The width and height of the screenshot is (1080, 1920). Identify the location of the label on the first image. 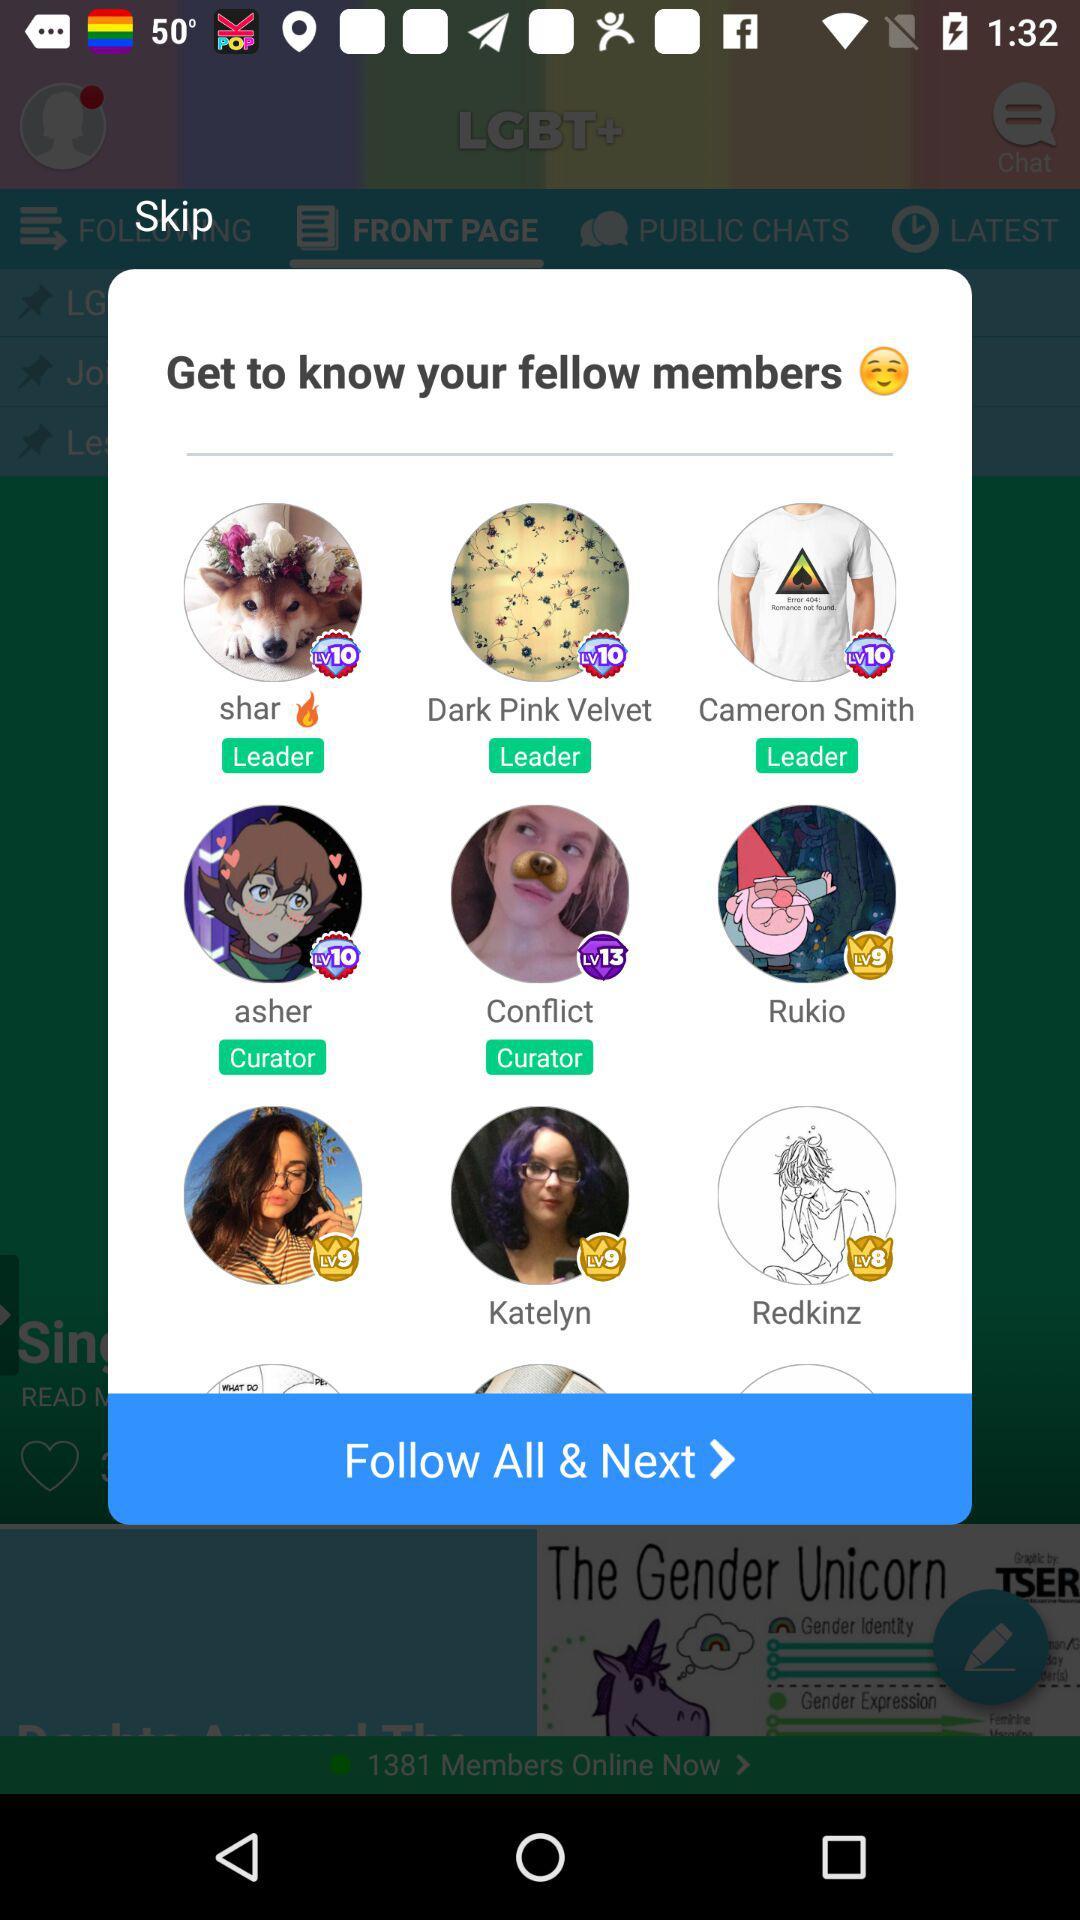
(334, 655).